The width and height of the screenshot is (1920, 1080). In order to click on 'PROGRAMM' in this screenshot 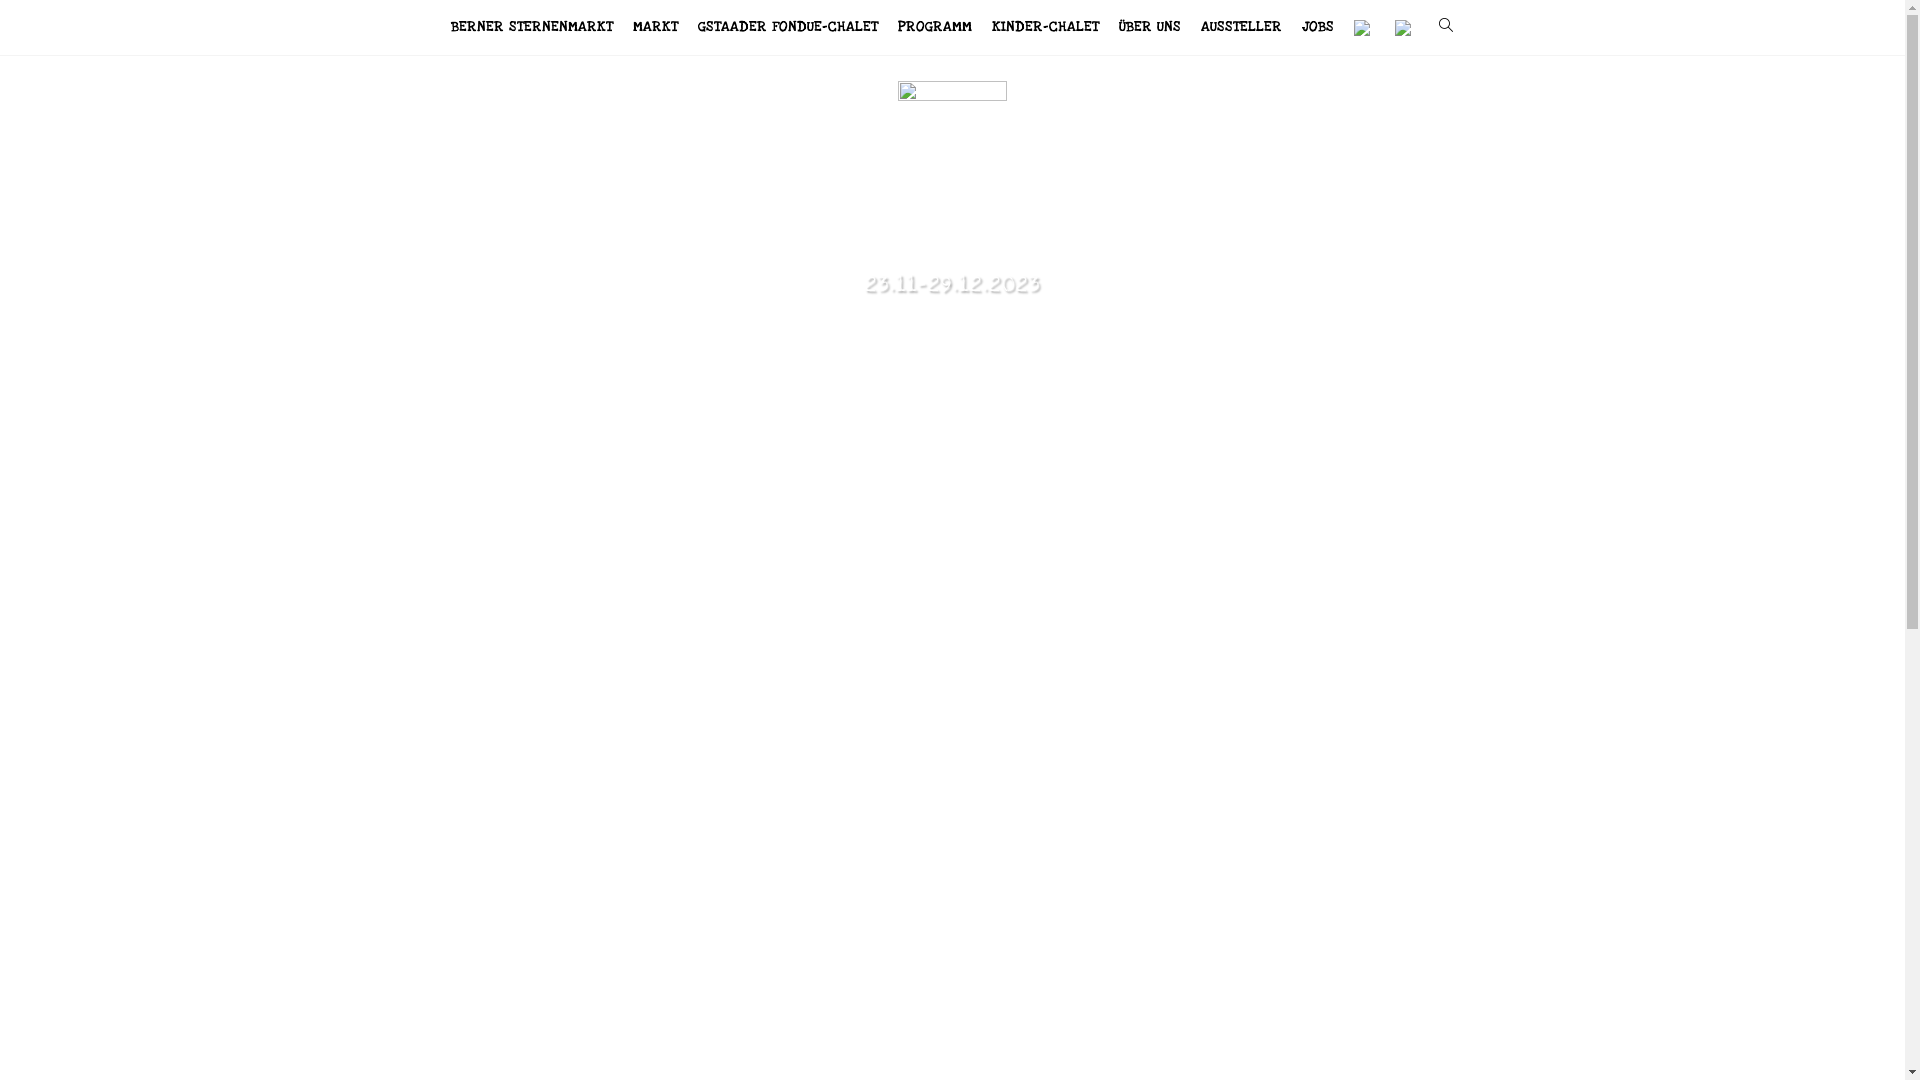, I will do `click(934, 27)`.